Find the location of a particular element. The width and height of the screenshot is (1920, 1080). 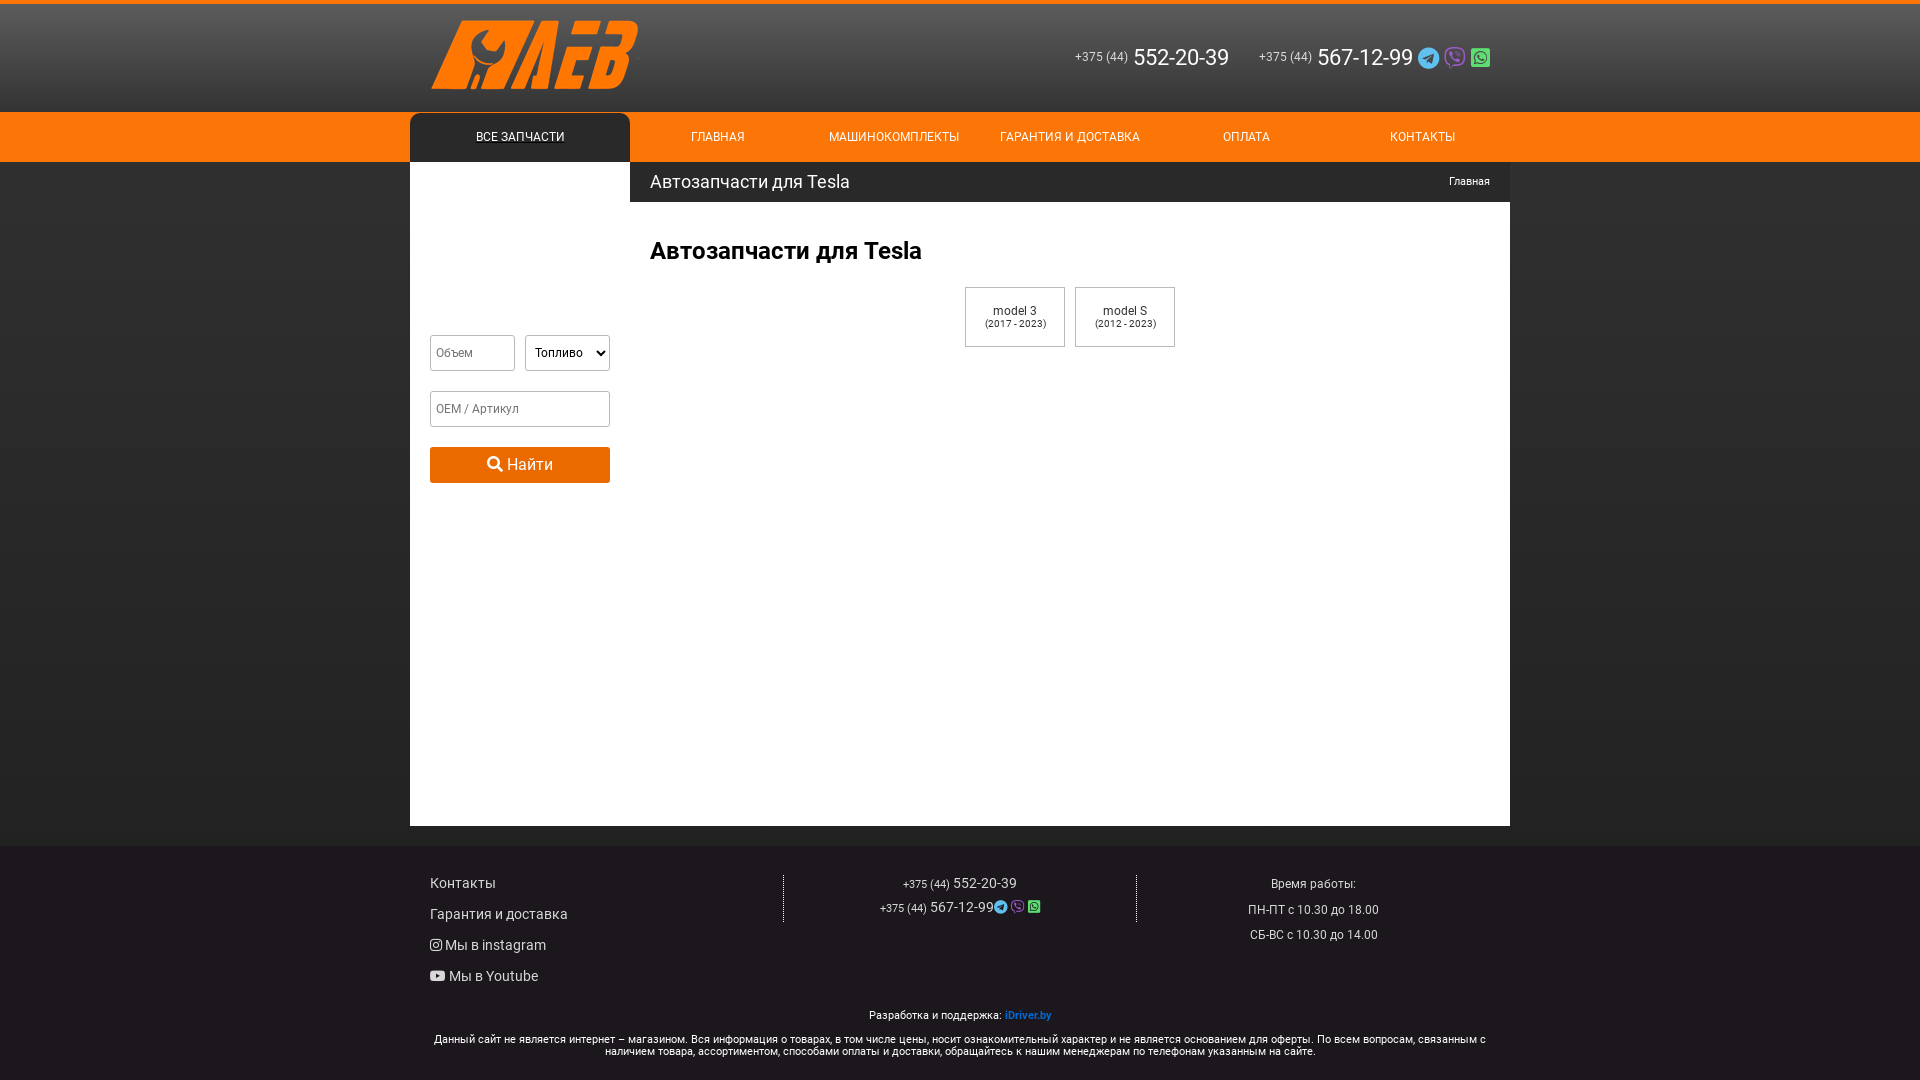

'model 3 is located at coordinates (1014, 315).